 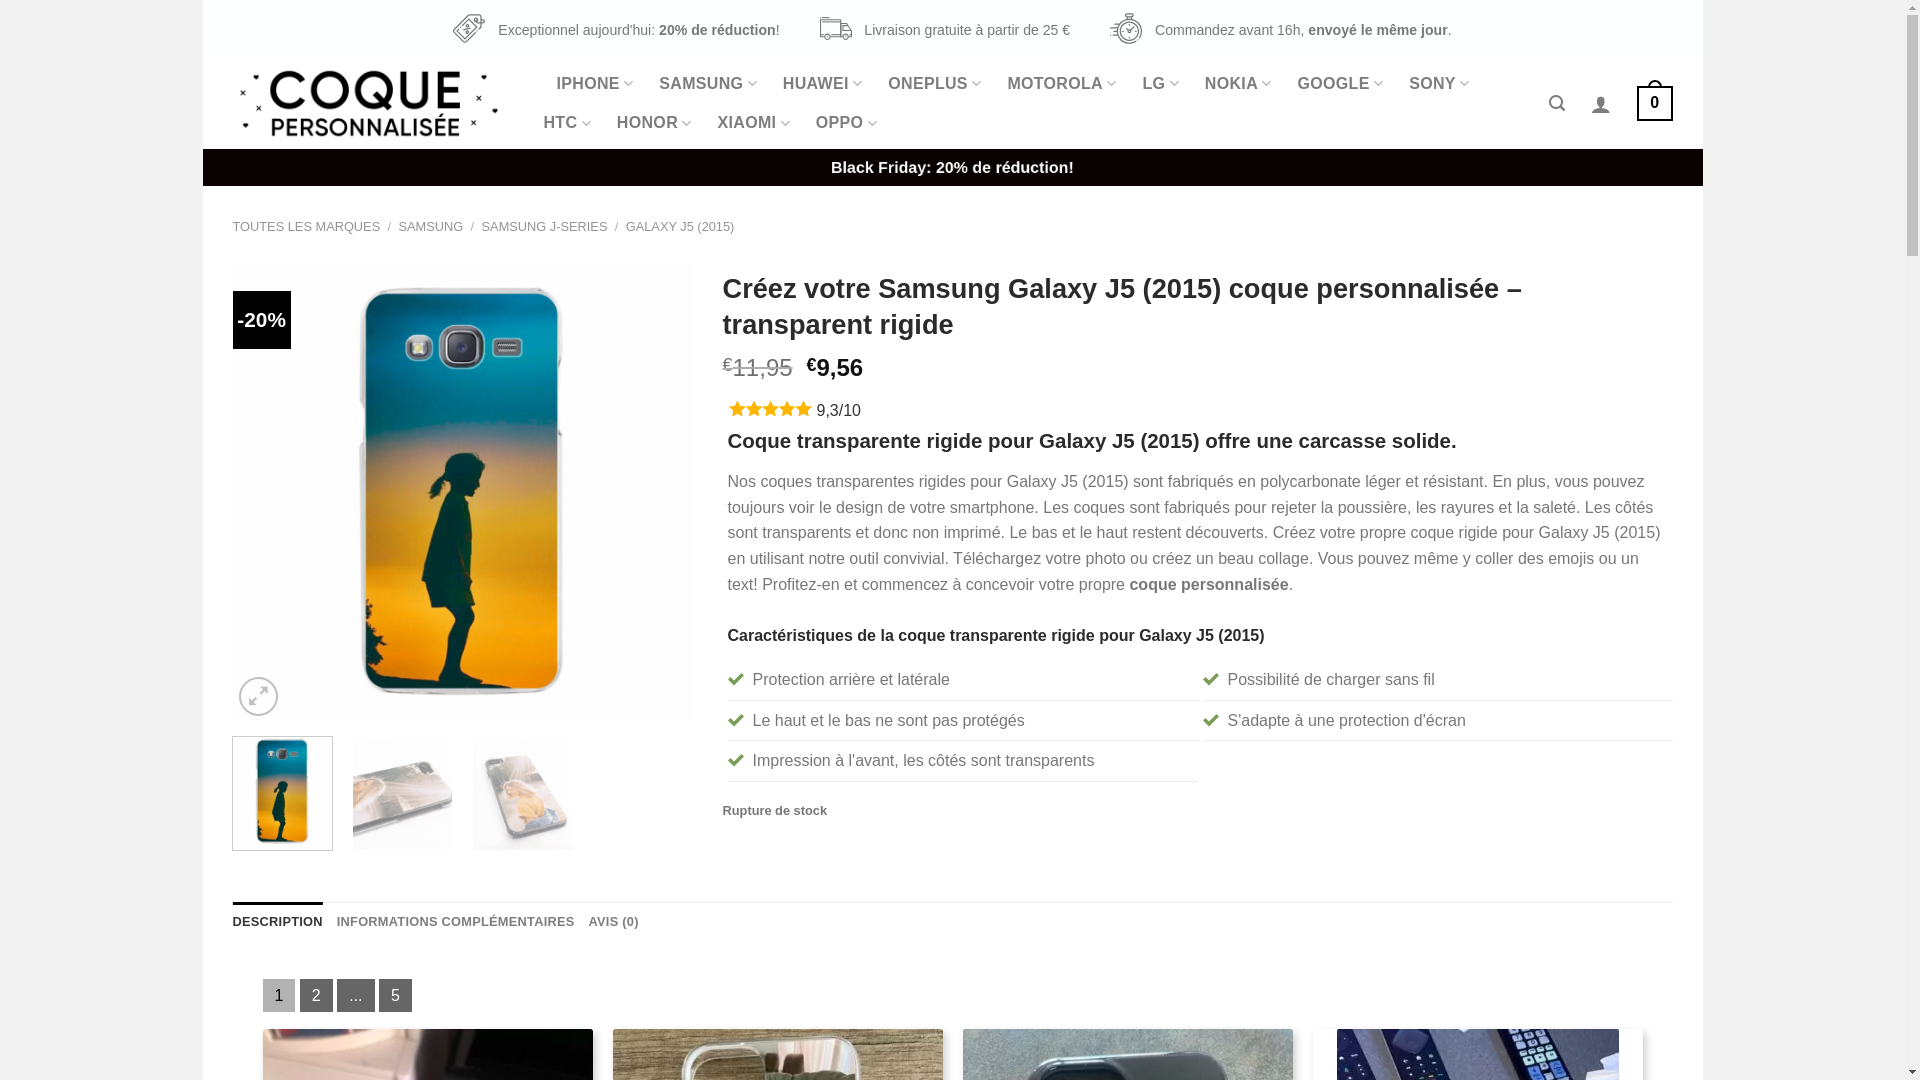 What do you see at coordinates (654, 123) in the screenshot?
I see `'HONOR'` at bounding box center [654, 123].